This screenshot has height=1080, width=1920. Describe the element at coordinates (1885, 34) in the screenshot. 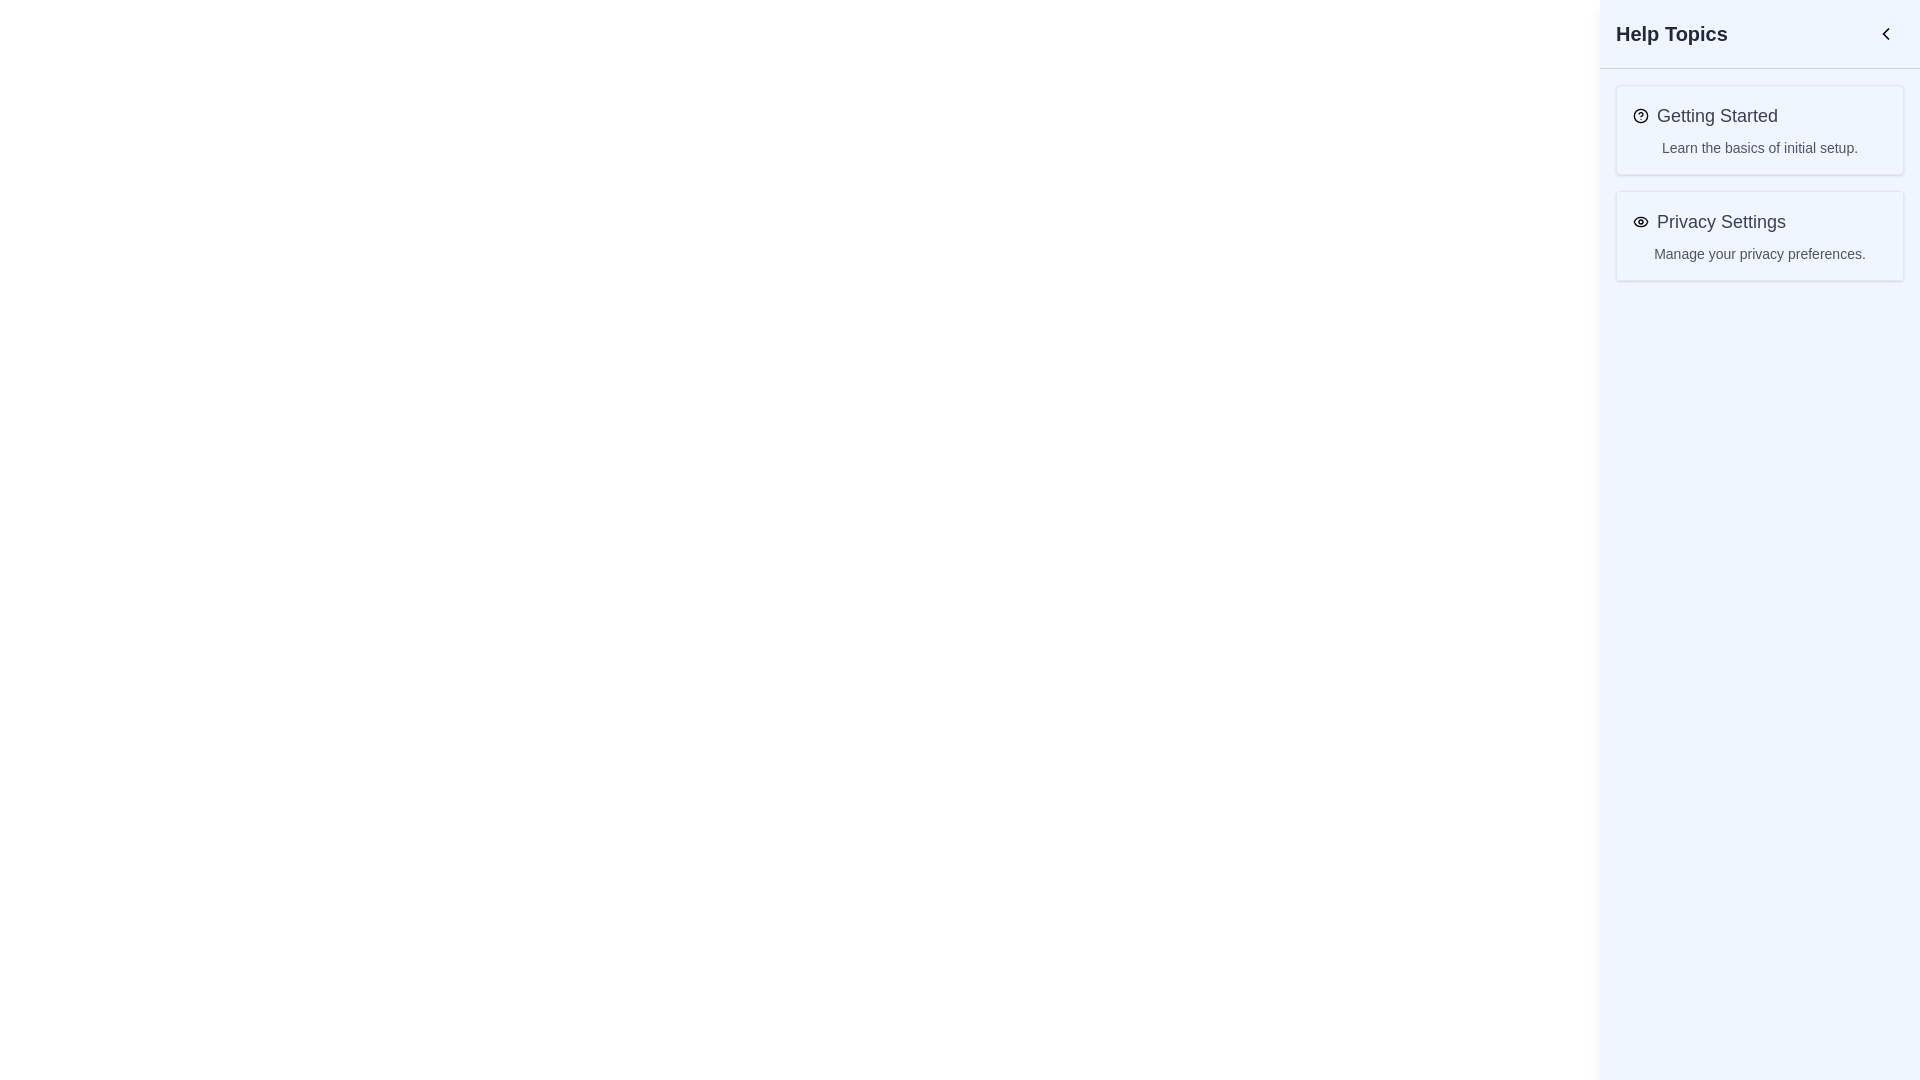

I see `the left-pointing chevron icon button located in the top right corner of the 'Help Topics' sidebar` at that location.